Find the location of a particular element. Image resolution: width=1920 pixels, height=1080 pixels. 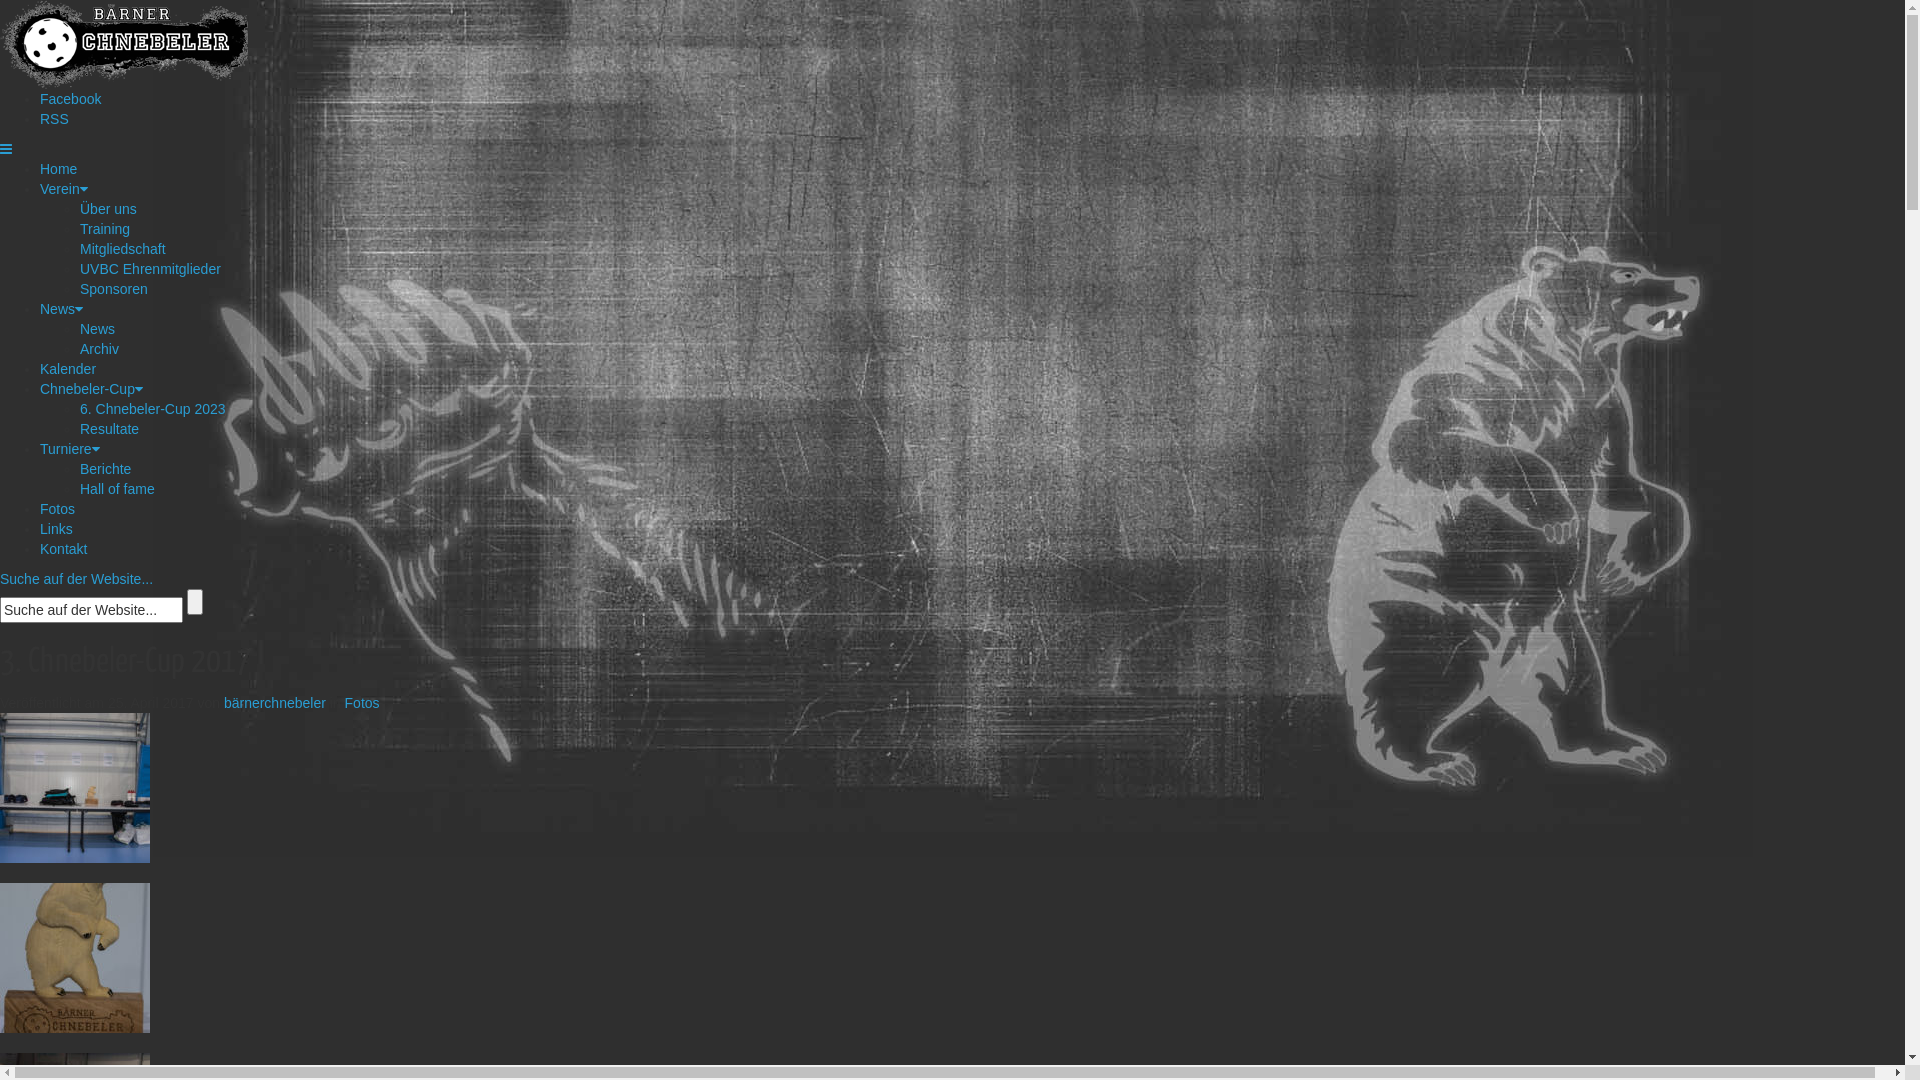

'Fotos' is located at coordinates (362, 701).